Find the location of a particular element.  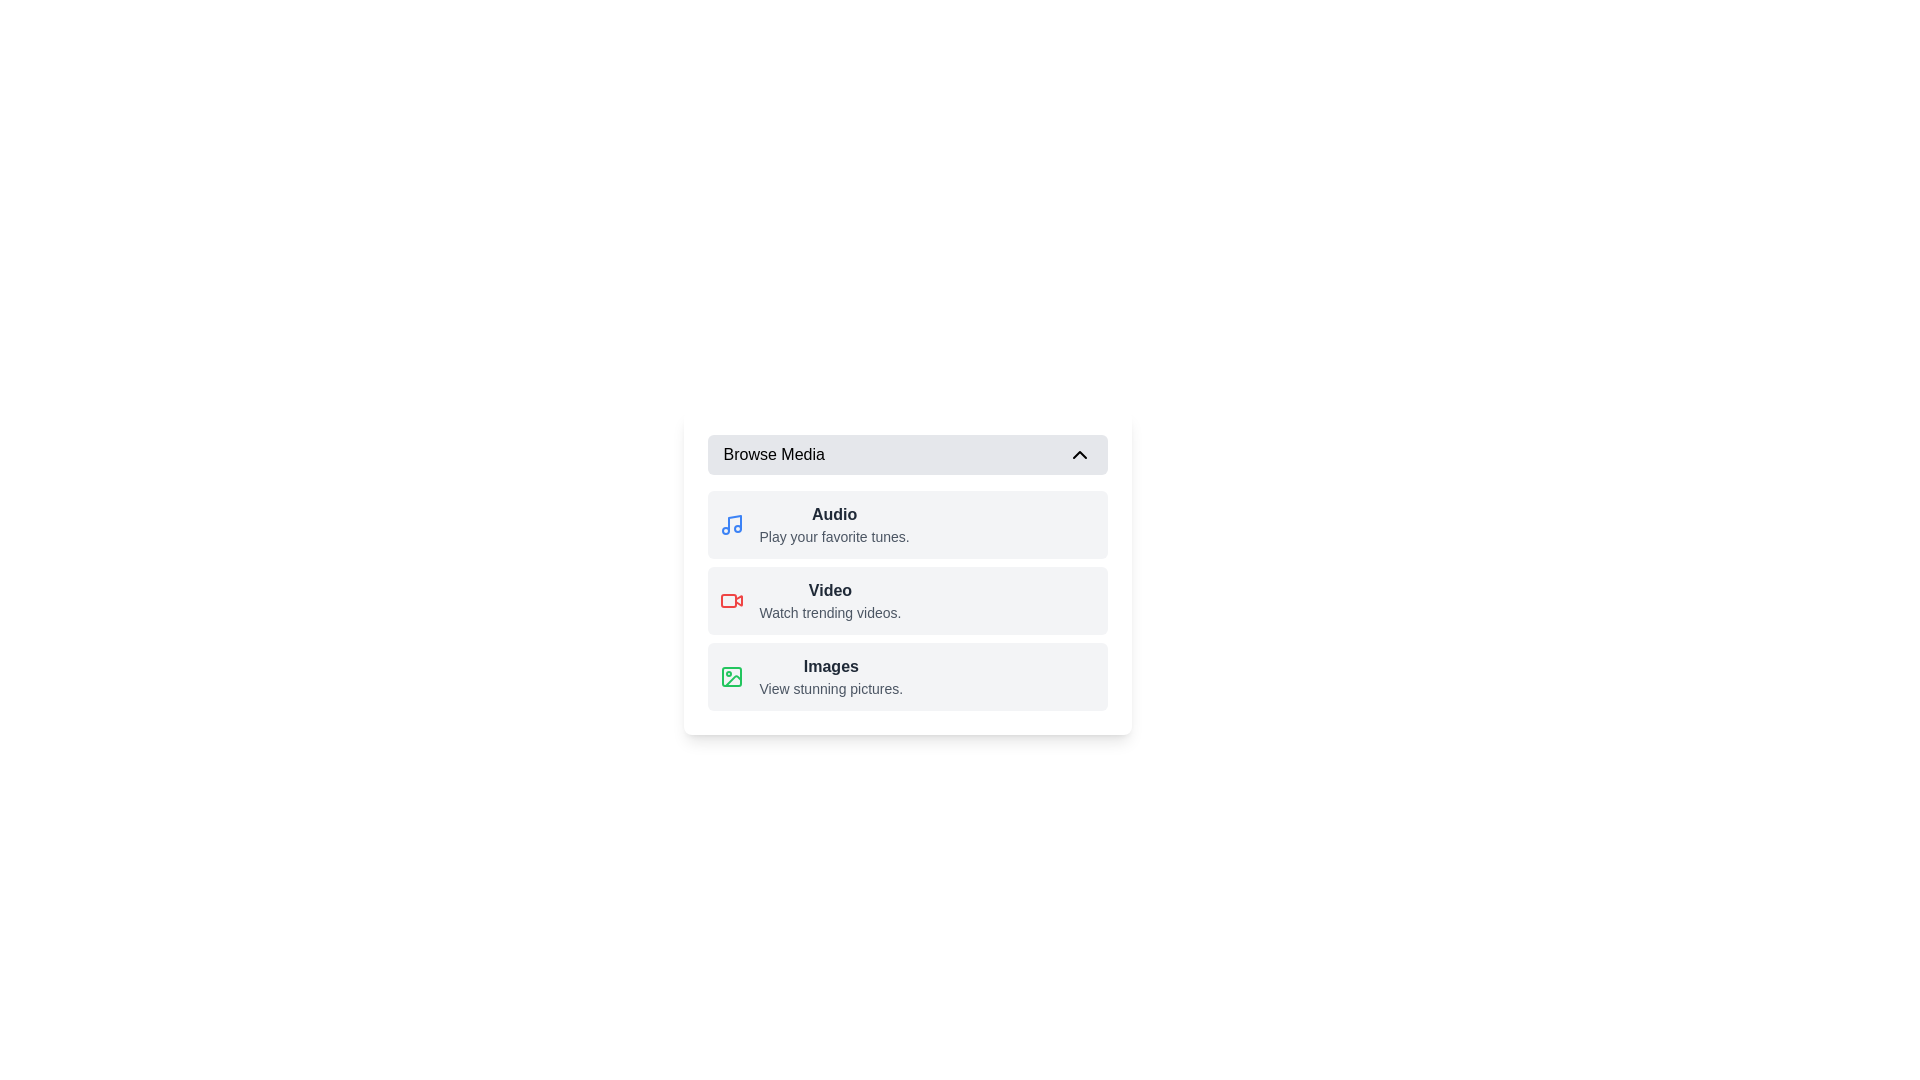

the second option in the 'Browse Media' card which provides information about accessing video content is located at coordinates (830, 600).